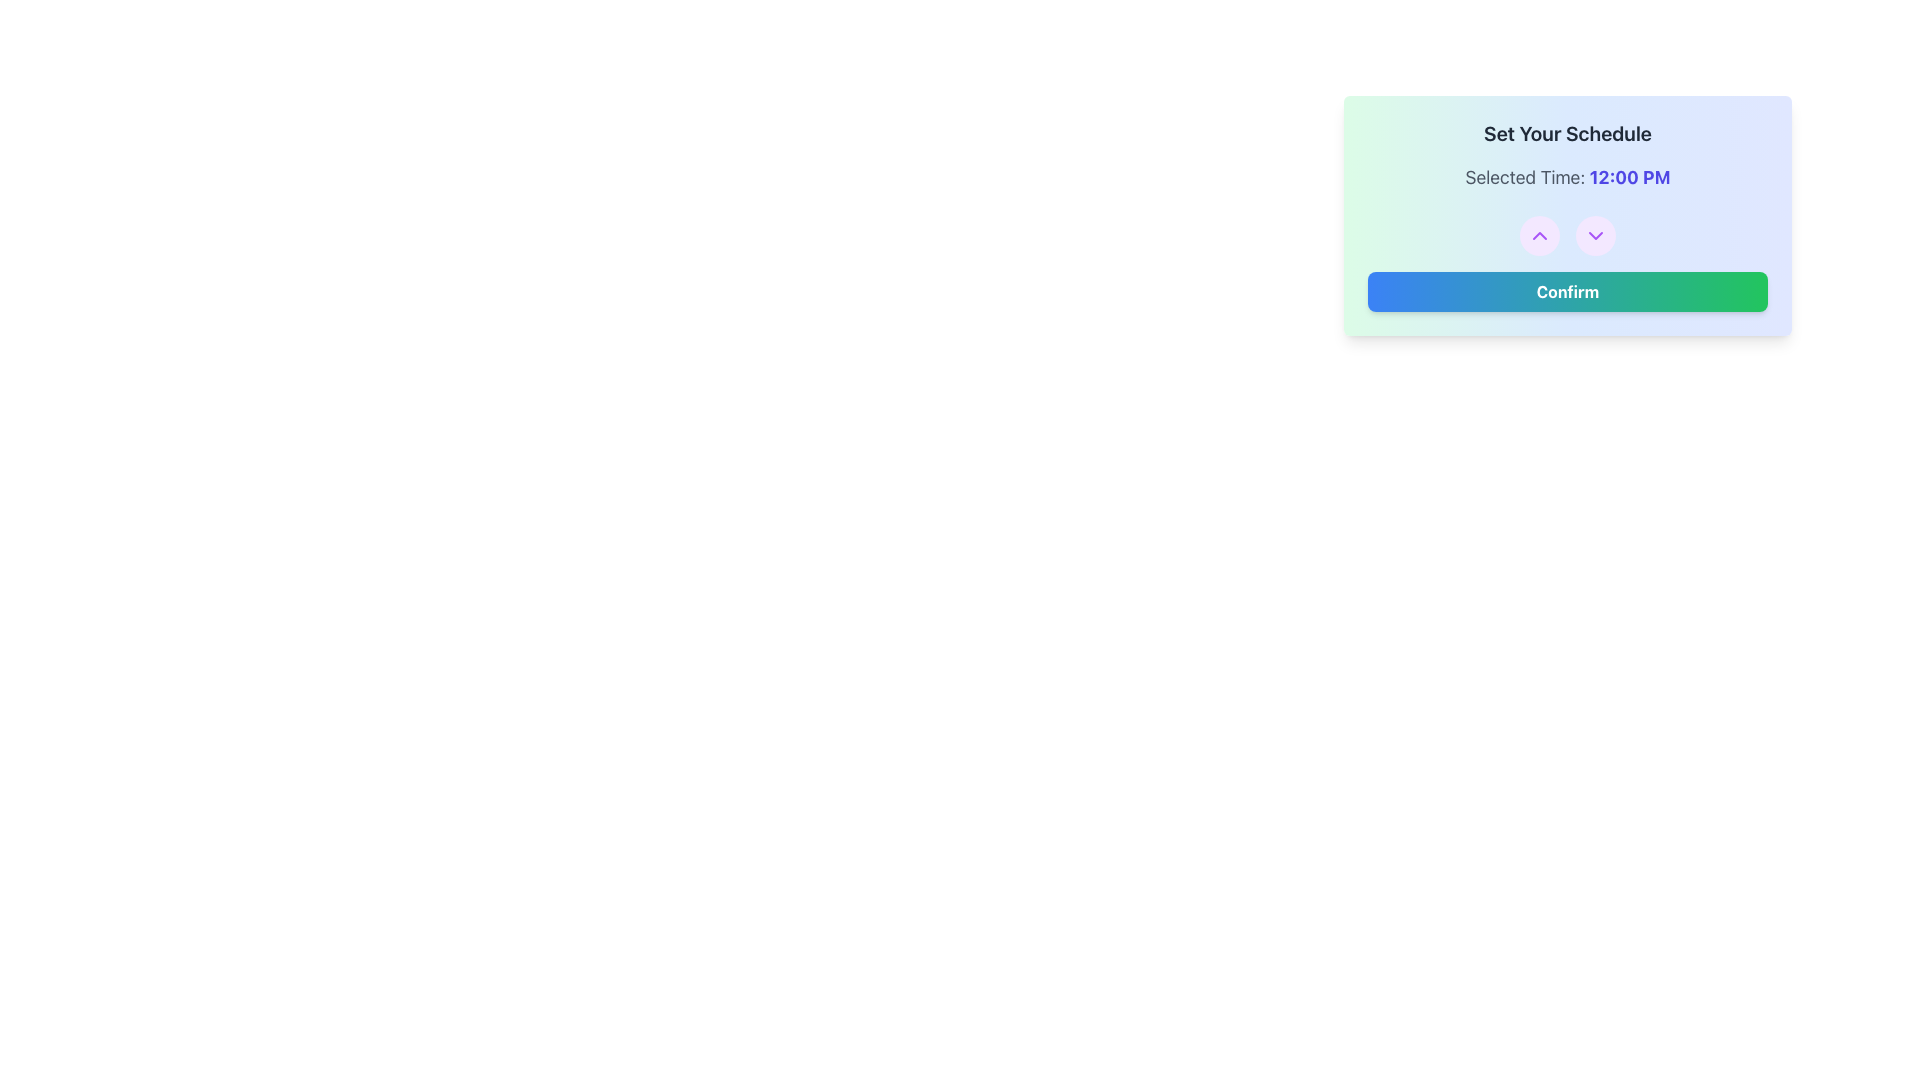 The height and width of the screenshot is (1080, 1920). I want to click on the button that decreases the selected time, located beneath 'Selected Time: 12:00 PM' and to the right of the circular button with an upward-facing chevron, so click(1595, 234).